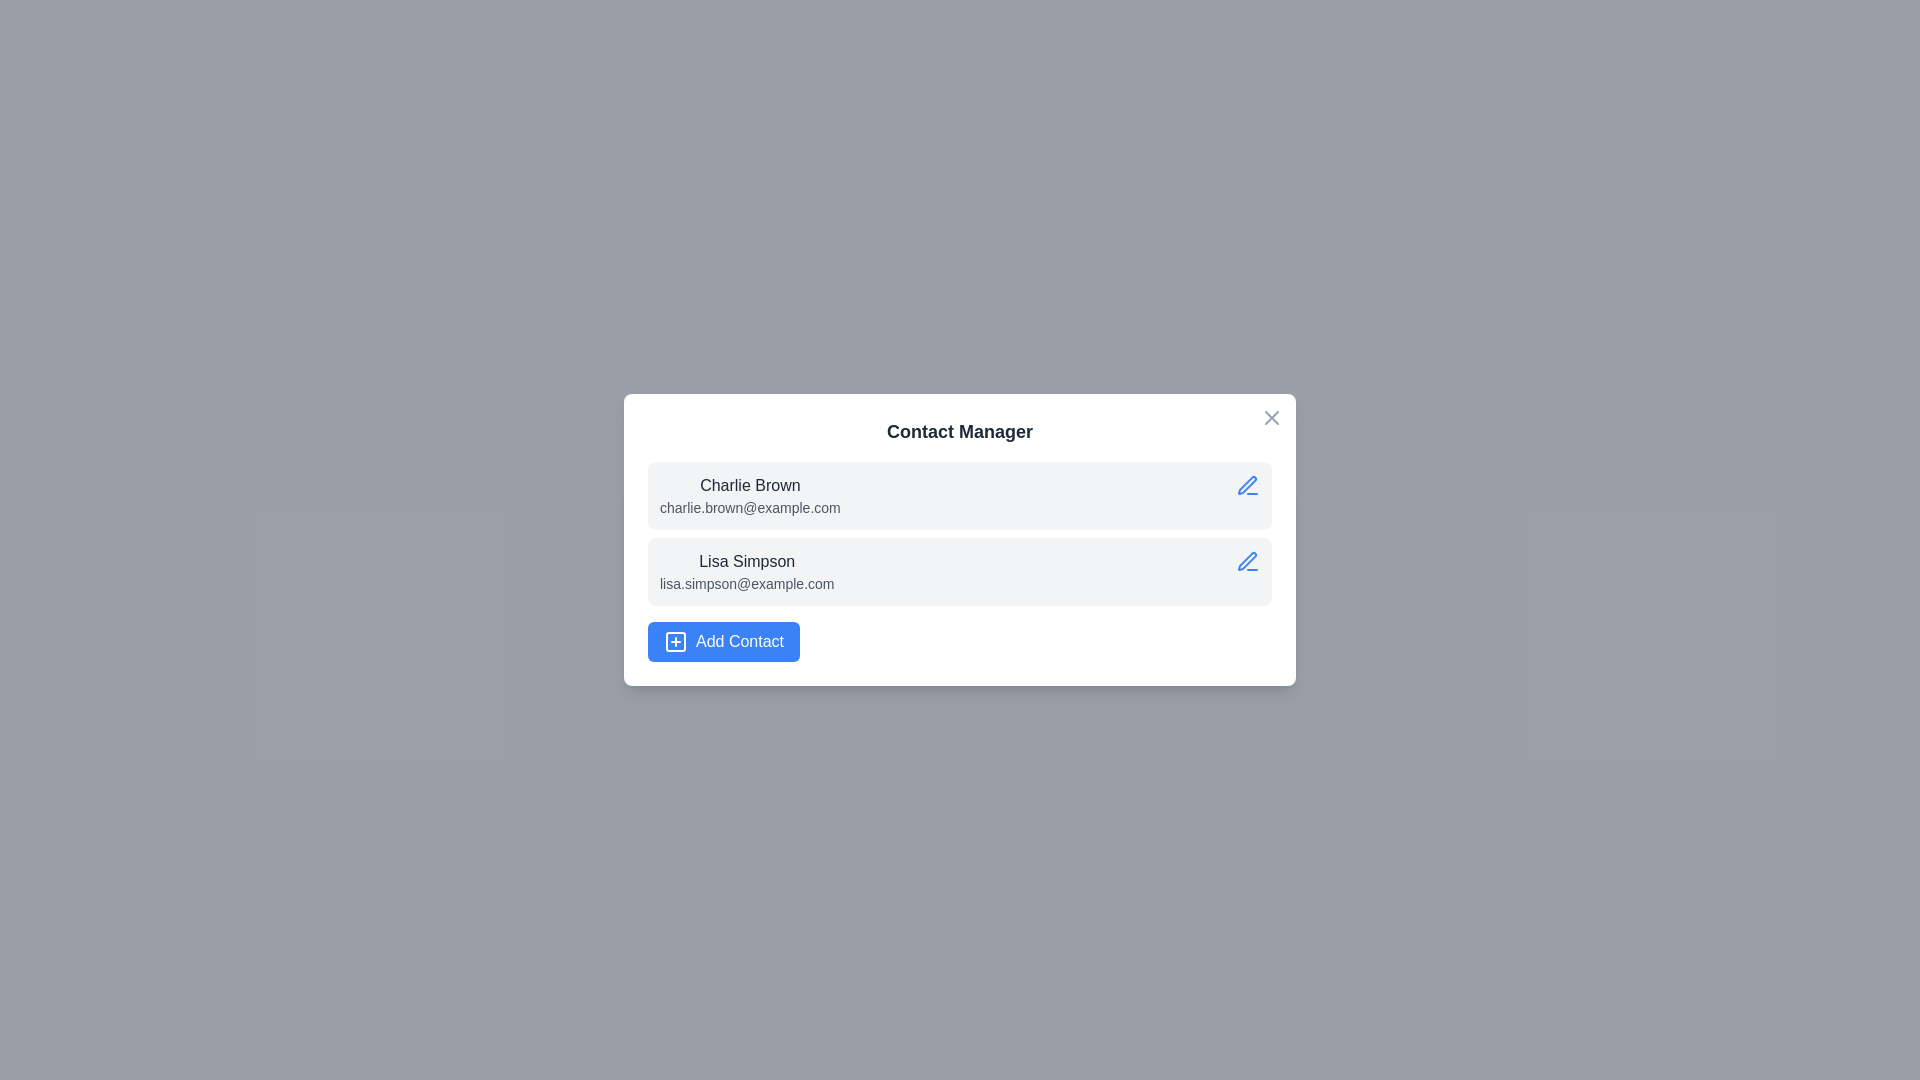  What do you see at coordinates (723, 641) in the screenshot?
I see `the 'Add Contact' button to initiate the process of adding a new contact` at bounding box center [723, 641].